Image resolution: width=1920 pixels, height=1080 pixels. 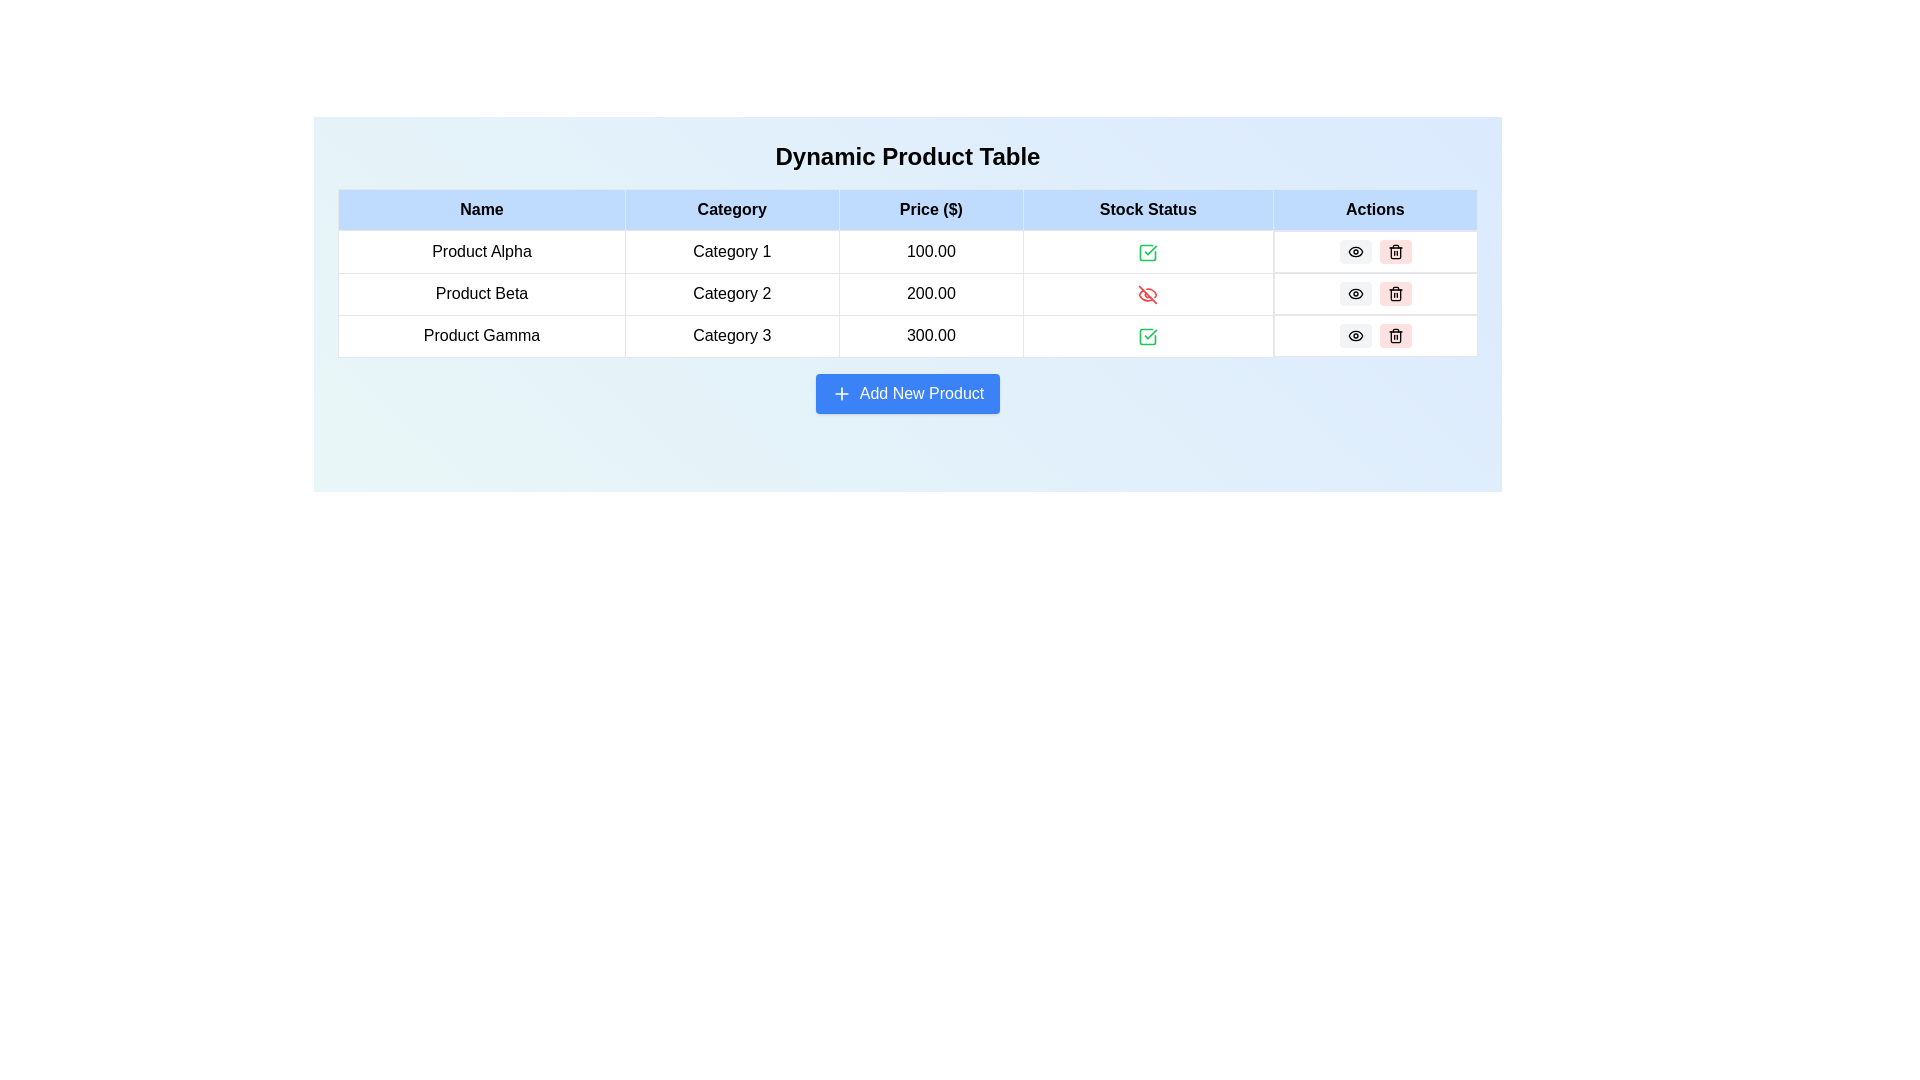 What do you see at coordinates (481, 250) in the screenshot?
I see `the product name label located in the first row of the table under the 'Name' column to potentially select the row` at bounding box center [481, 250].